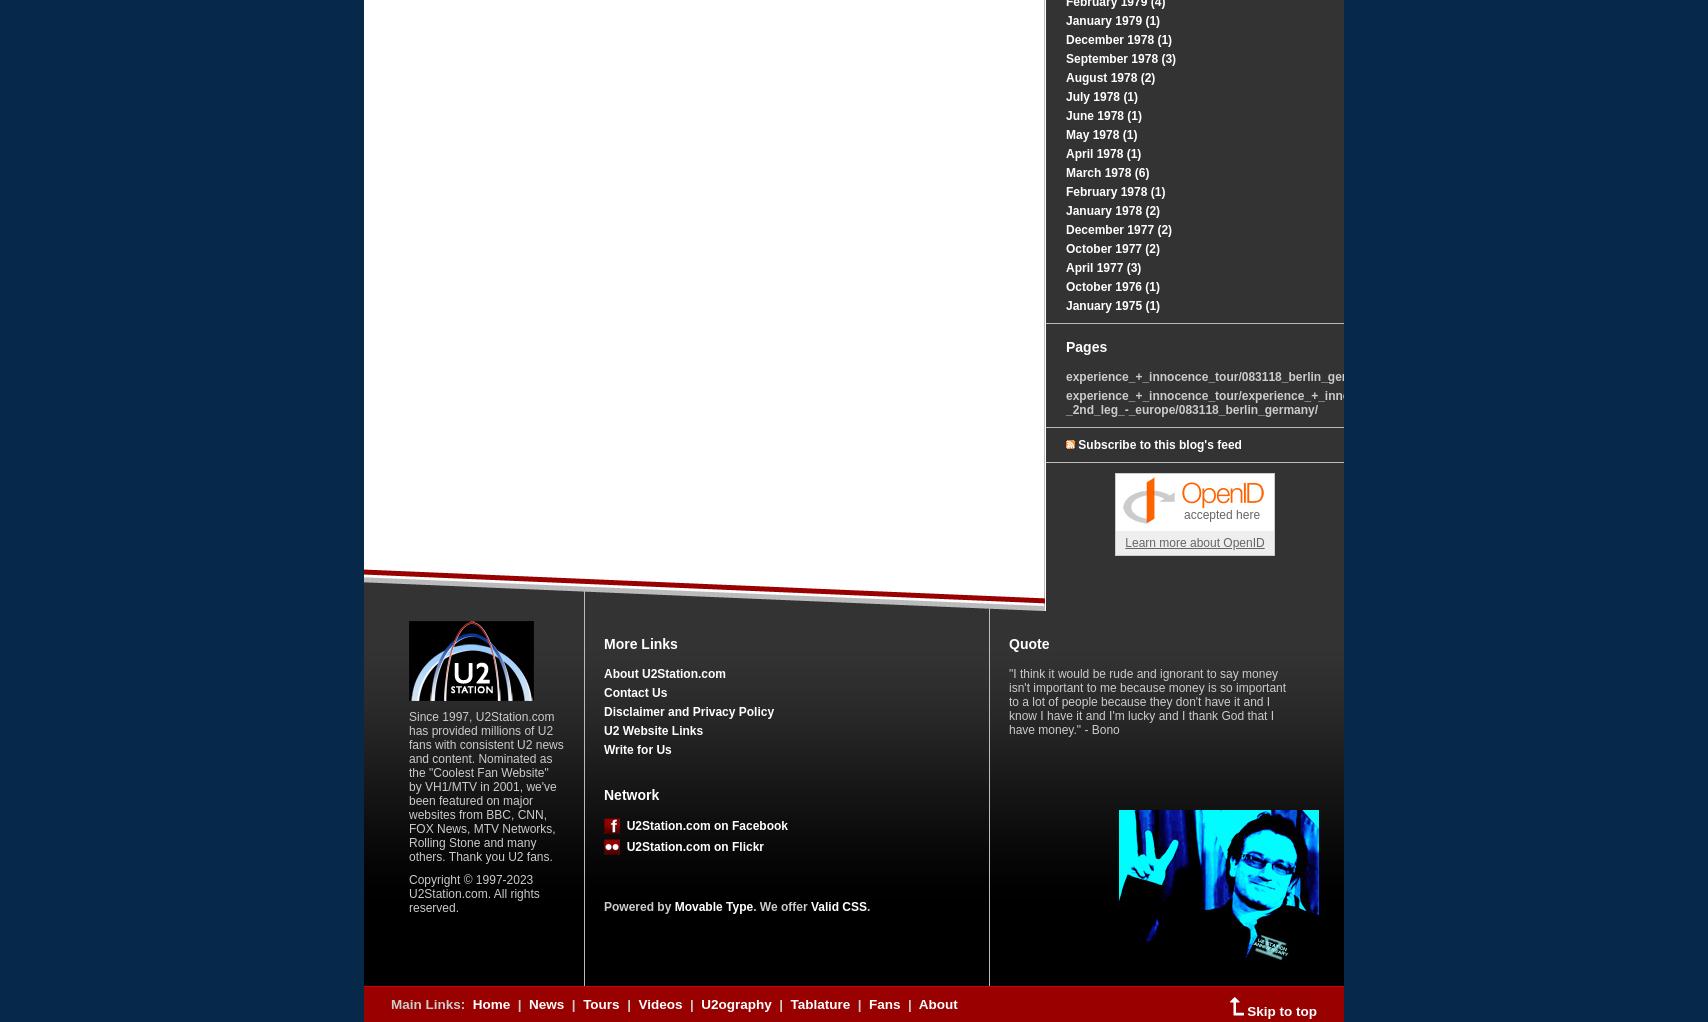  Describe the element at coordinates (1107, 172) in the screenshot. I see `'March 1978 (6)'` at that location.